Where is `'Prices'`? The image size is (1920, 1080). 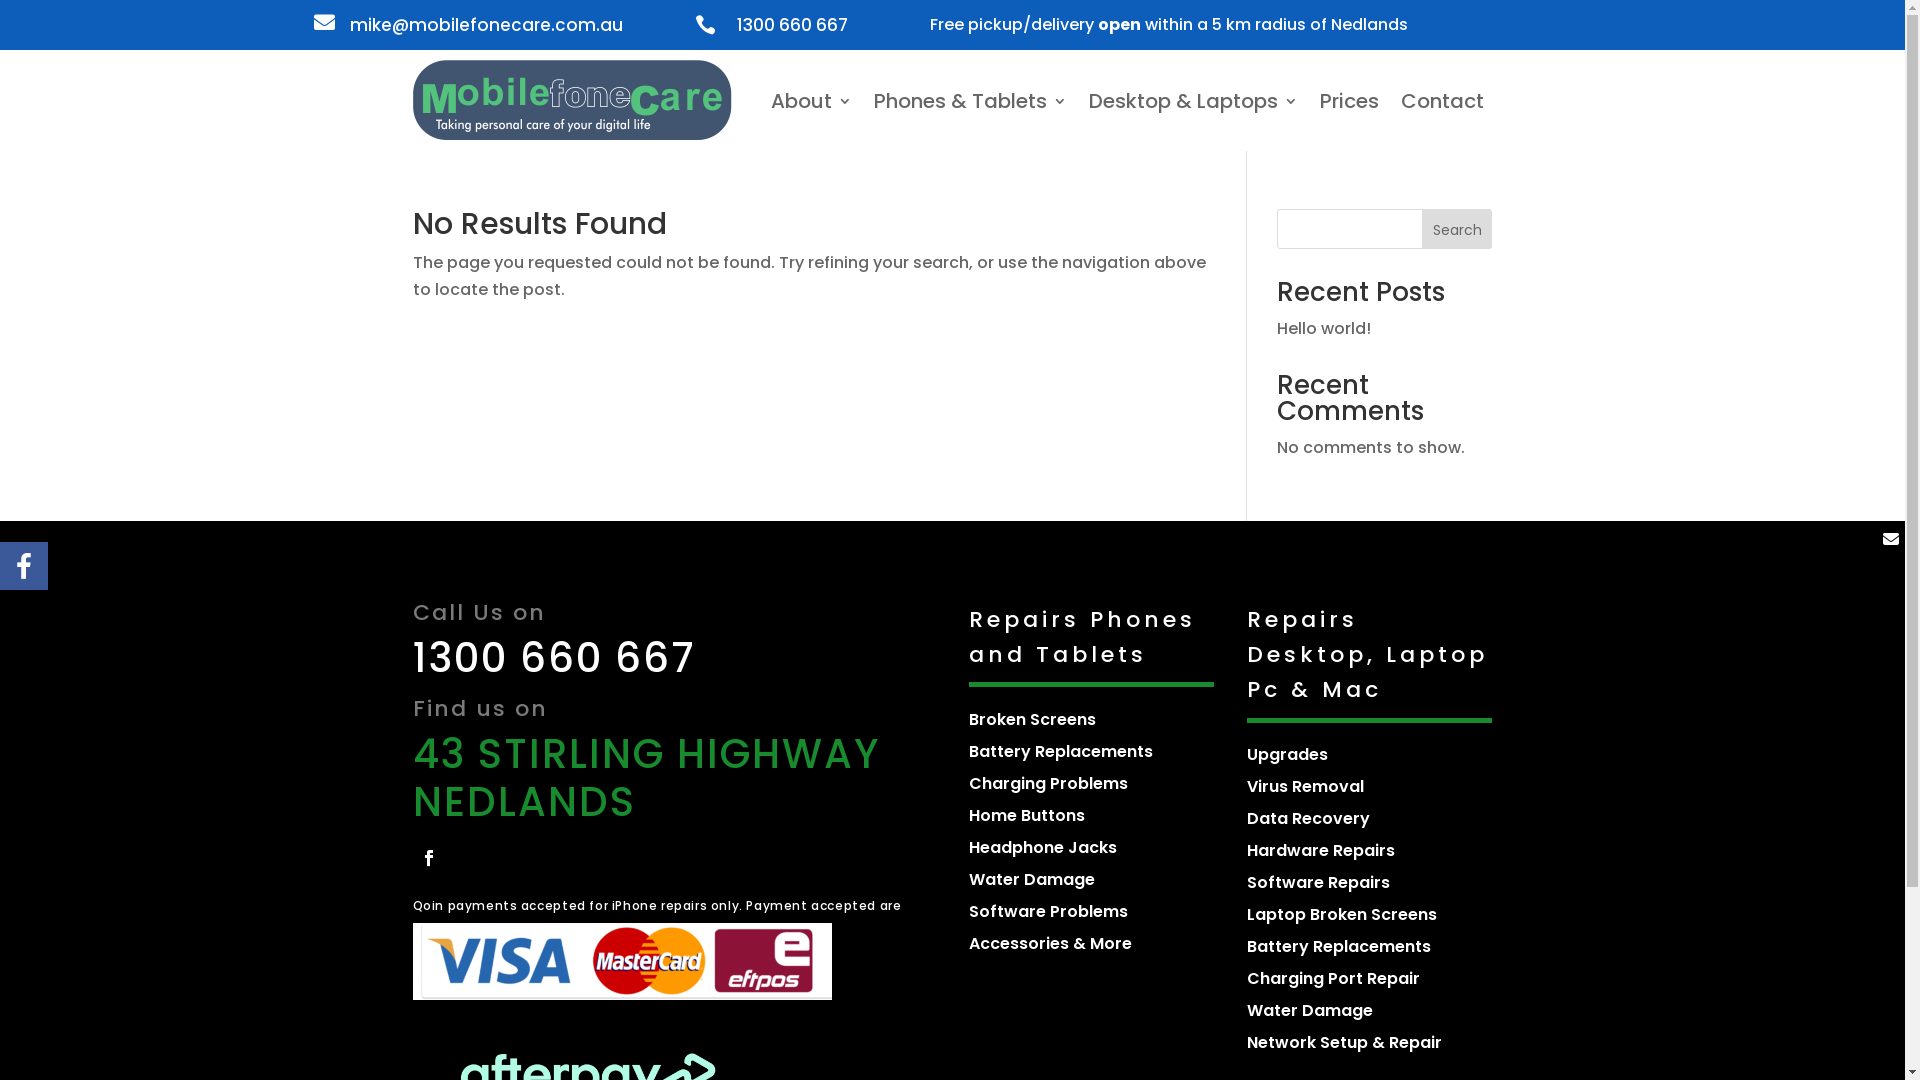 'Prices' is located at coordinates (1349, 100).